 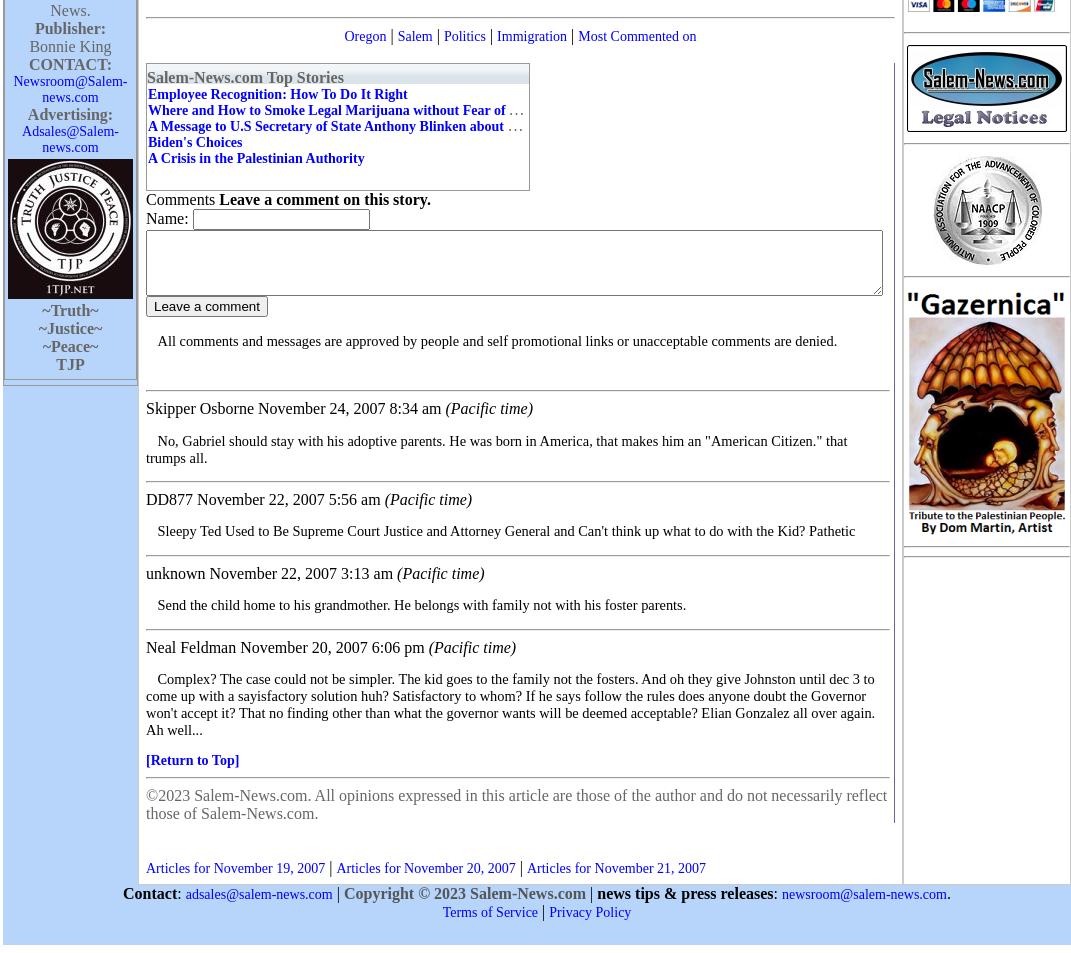 I want to click on 'Sleepy Ted Used to Be Supreme Court Justice and Attorney General and Can't think up what to do with the Kid? Pathetic', so click(x=505, y=531).